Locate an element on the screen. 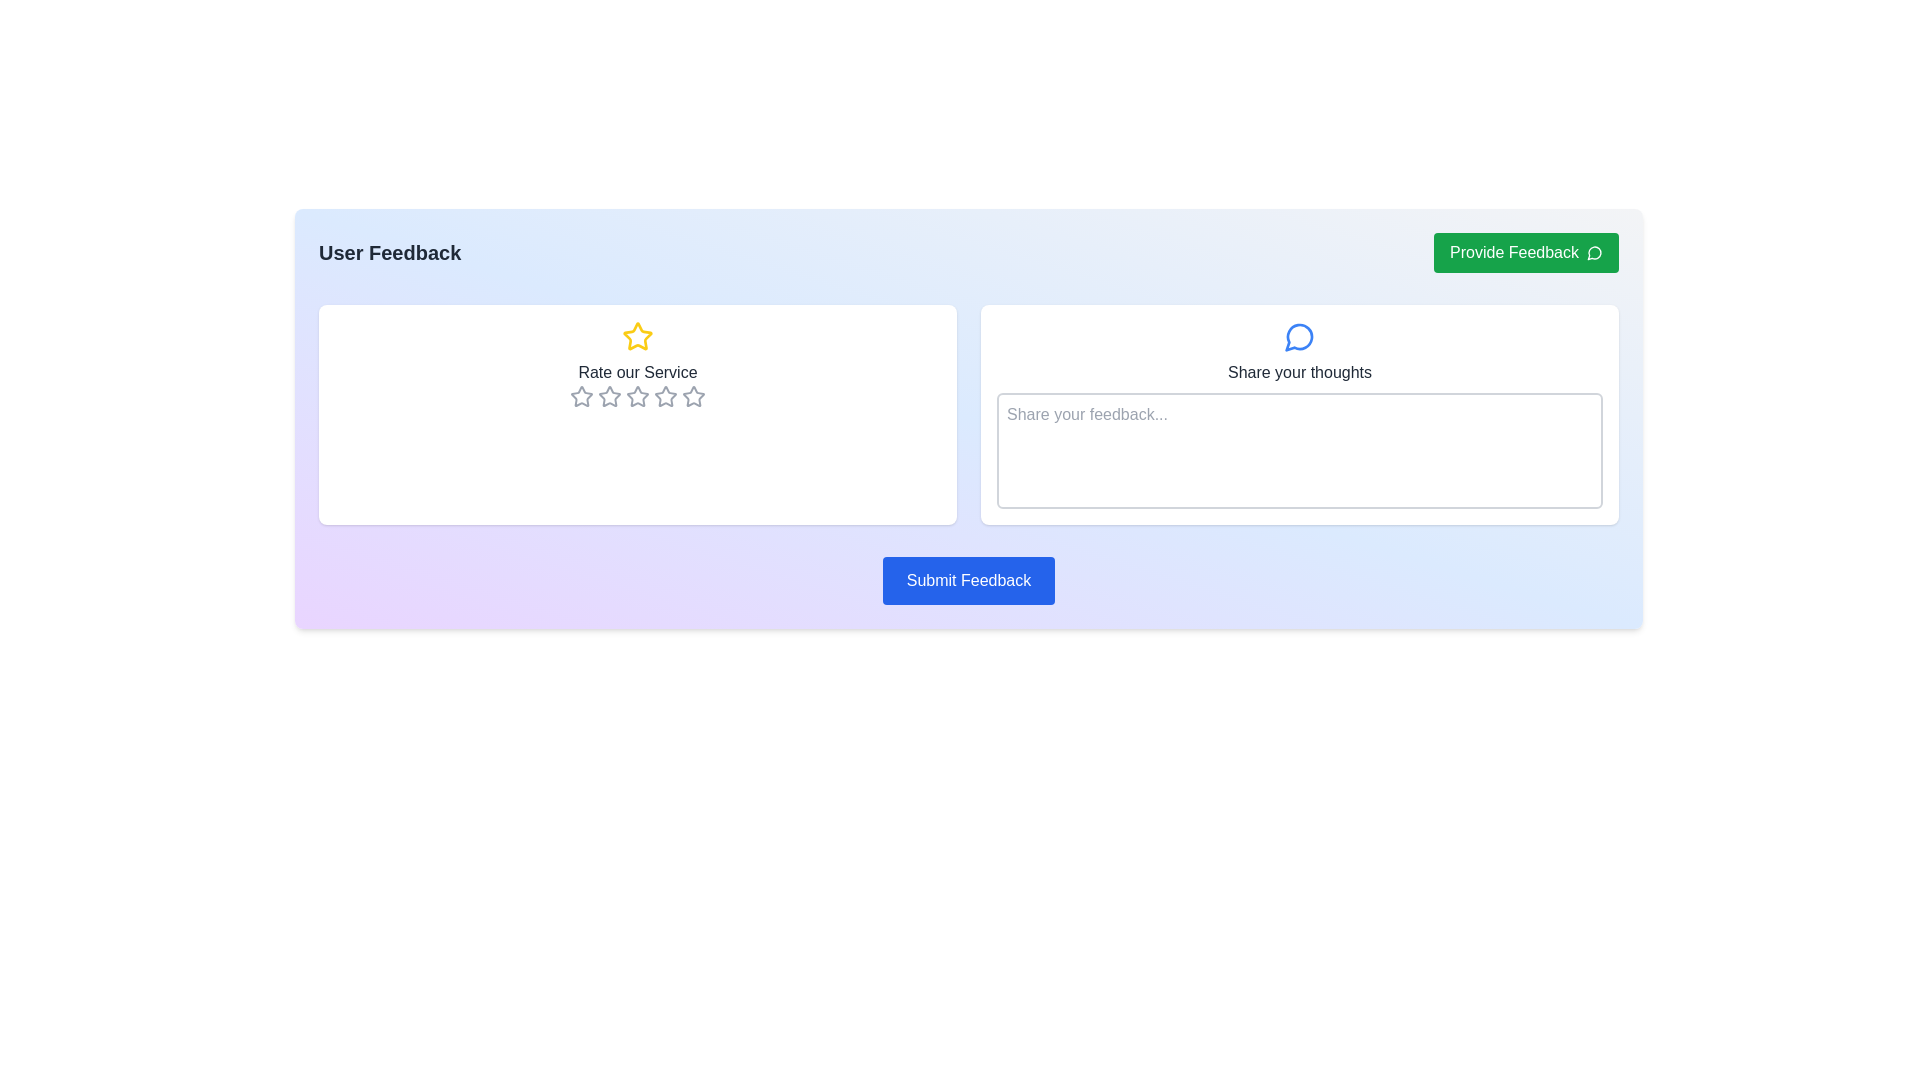  the 'Rate our Service' static text label, which is styled in medium-weight, sans-serif font and located centrally within the left section of the interface, beneath a yellow star icon and above a row of gray stars for rating is located at coordinates (637, 373).